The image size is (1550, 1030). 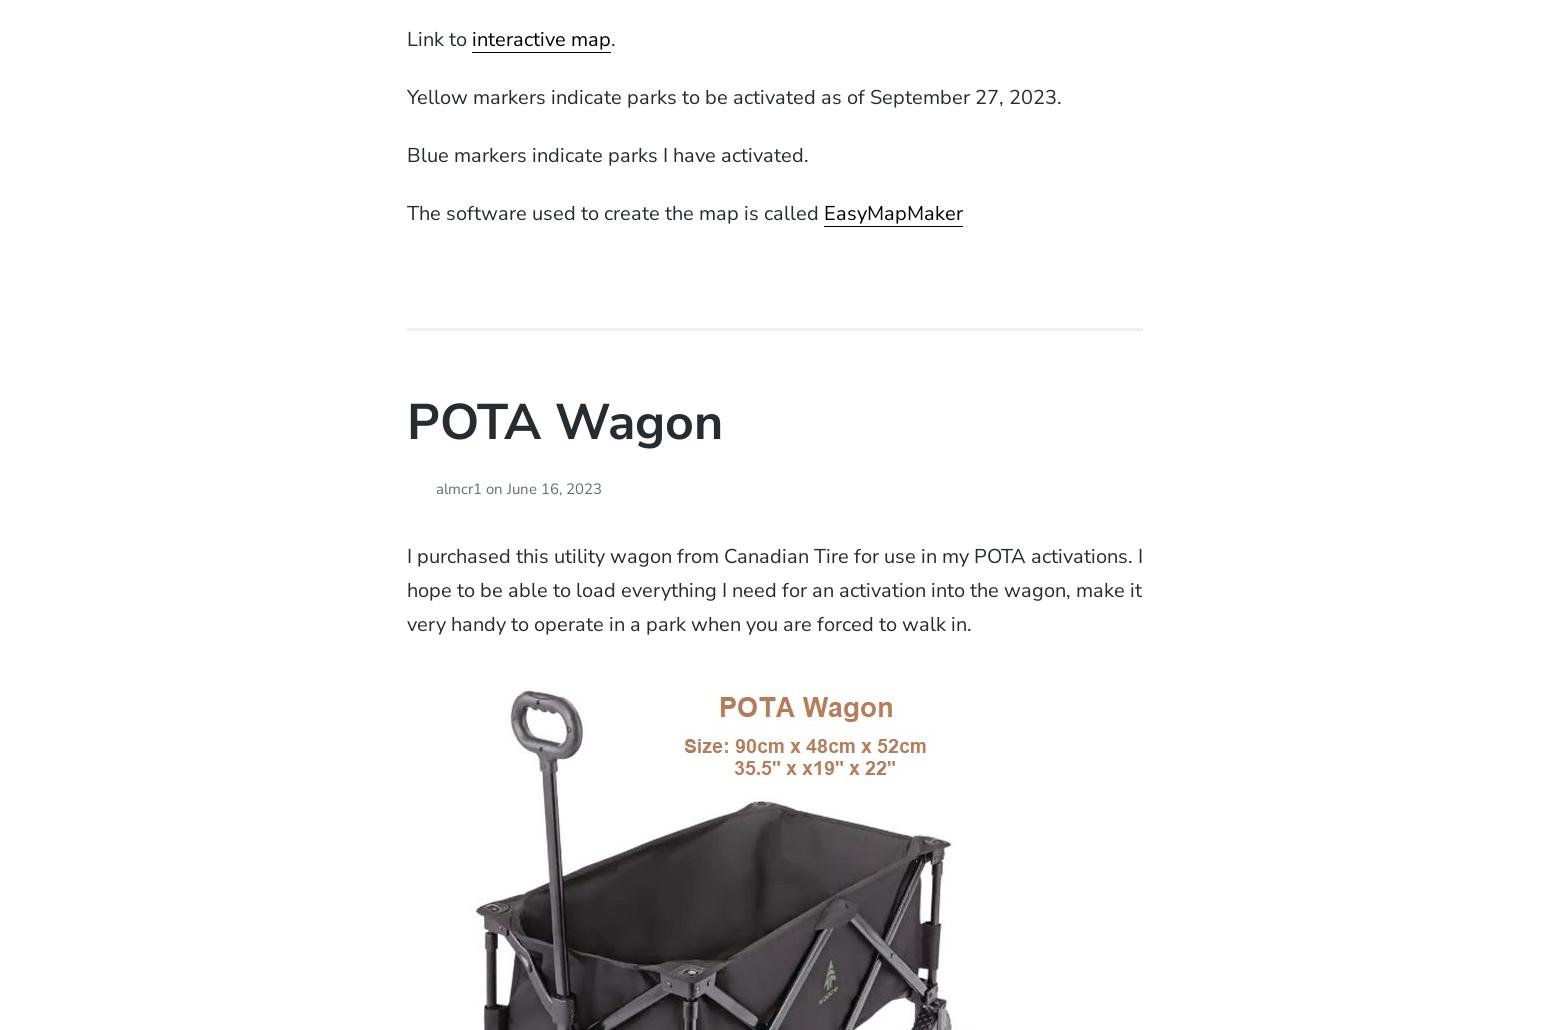 I want to click on 'June 16, 2023', so click(x=553, y=488).